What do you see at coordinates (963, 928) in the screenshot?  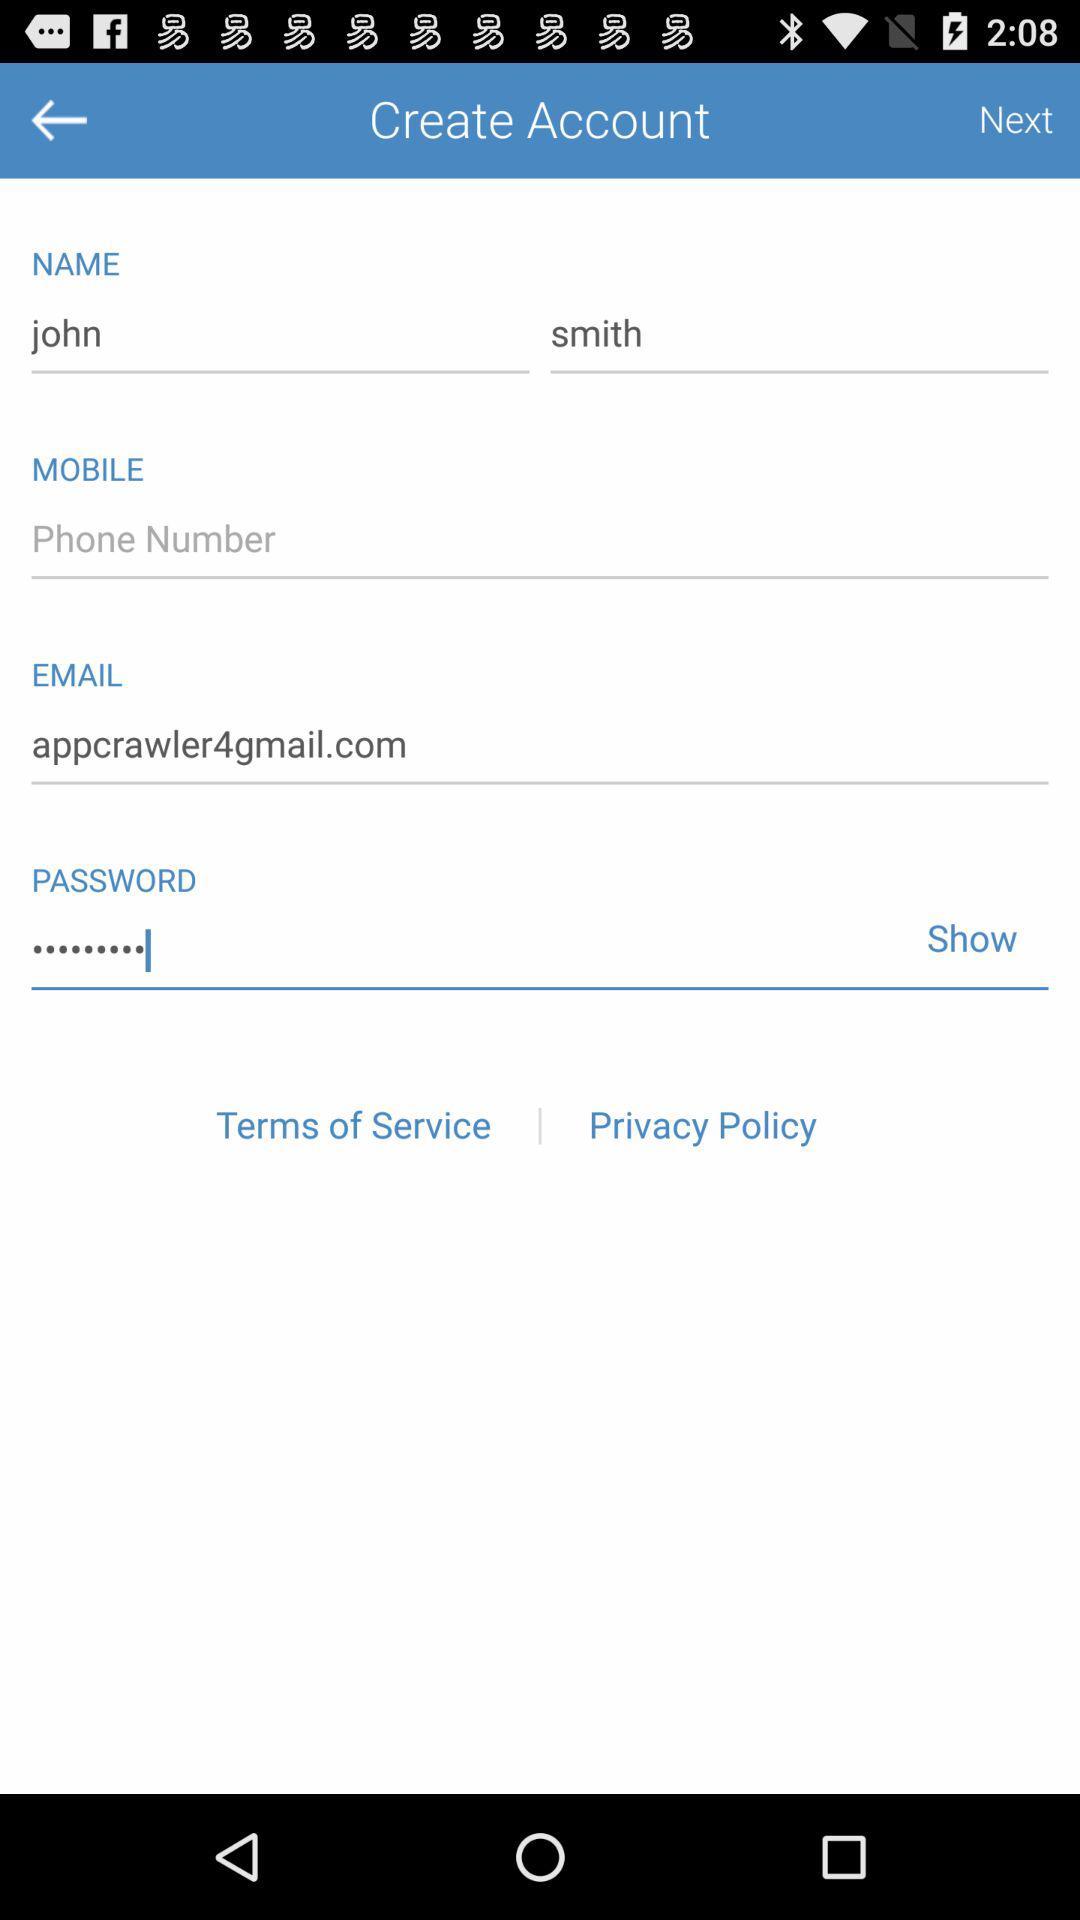 I see `show icon` at bounding box center [963, 928].